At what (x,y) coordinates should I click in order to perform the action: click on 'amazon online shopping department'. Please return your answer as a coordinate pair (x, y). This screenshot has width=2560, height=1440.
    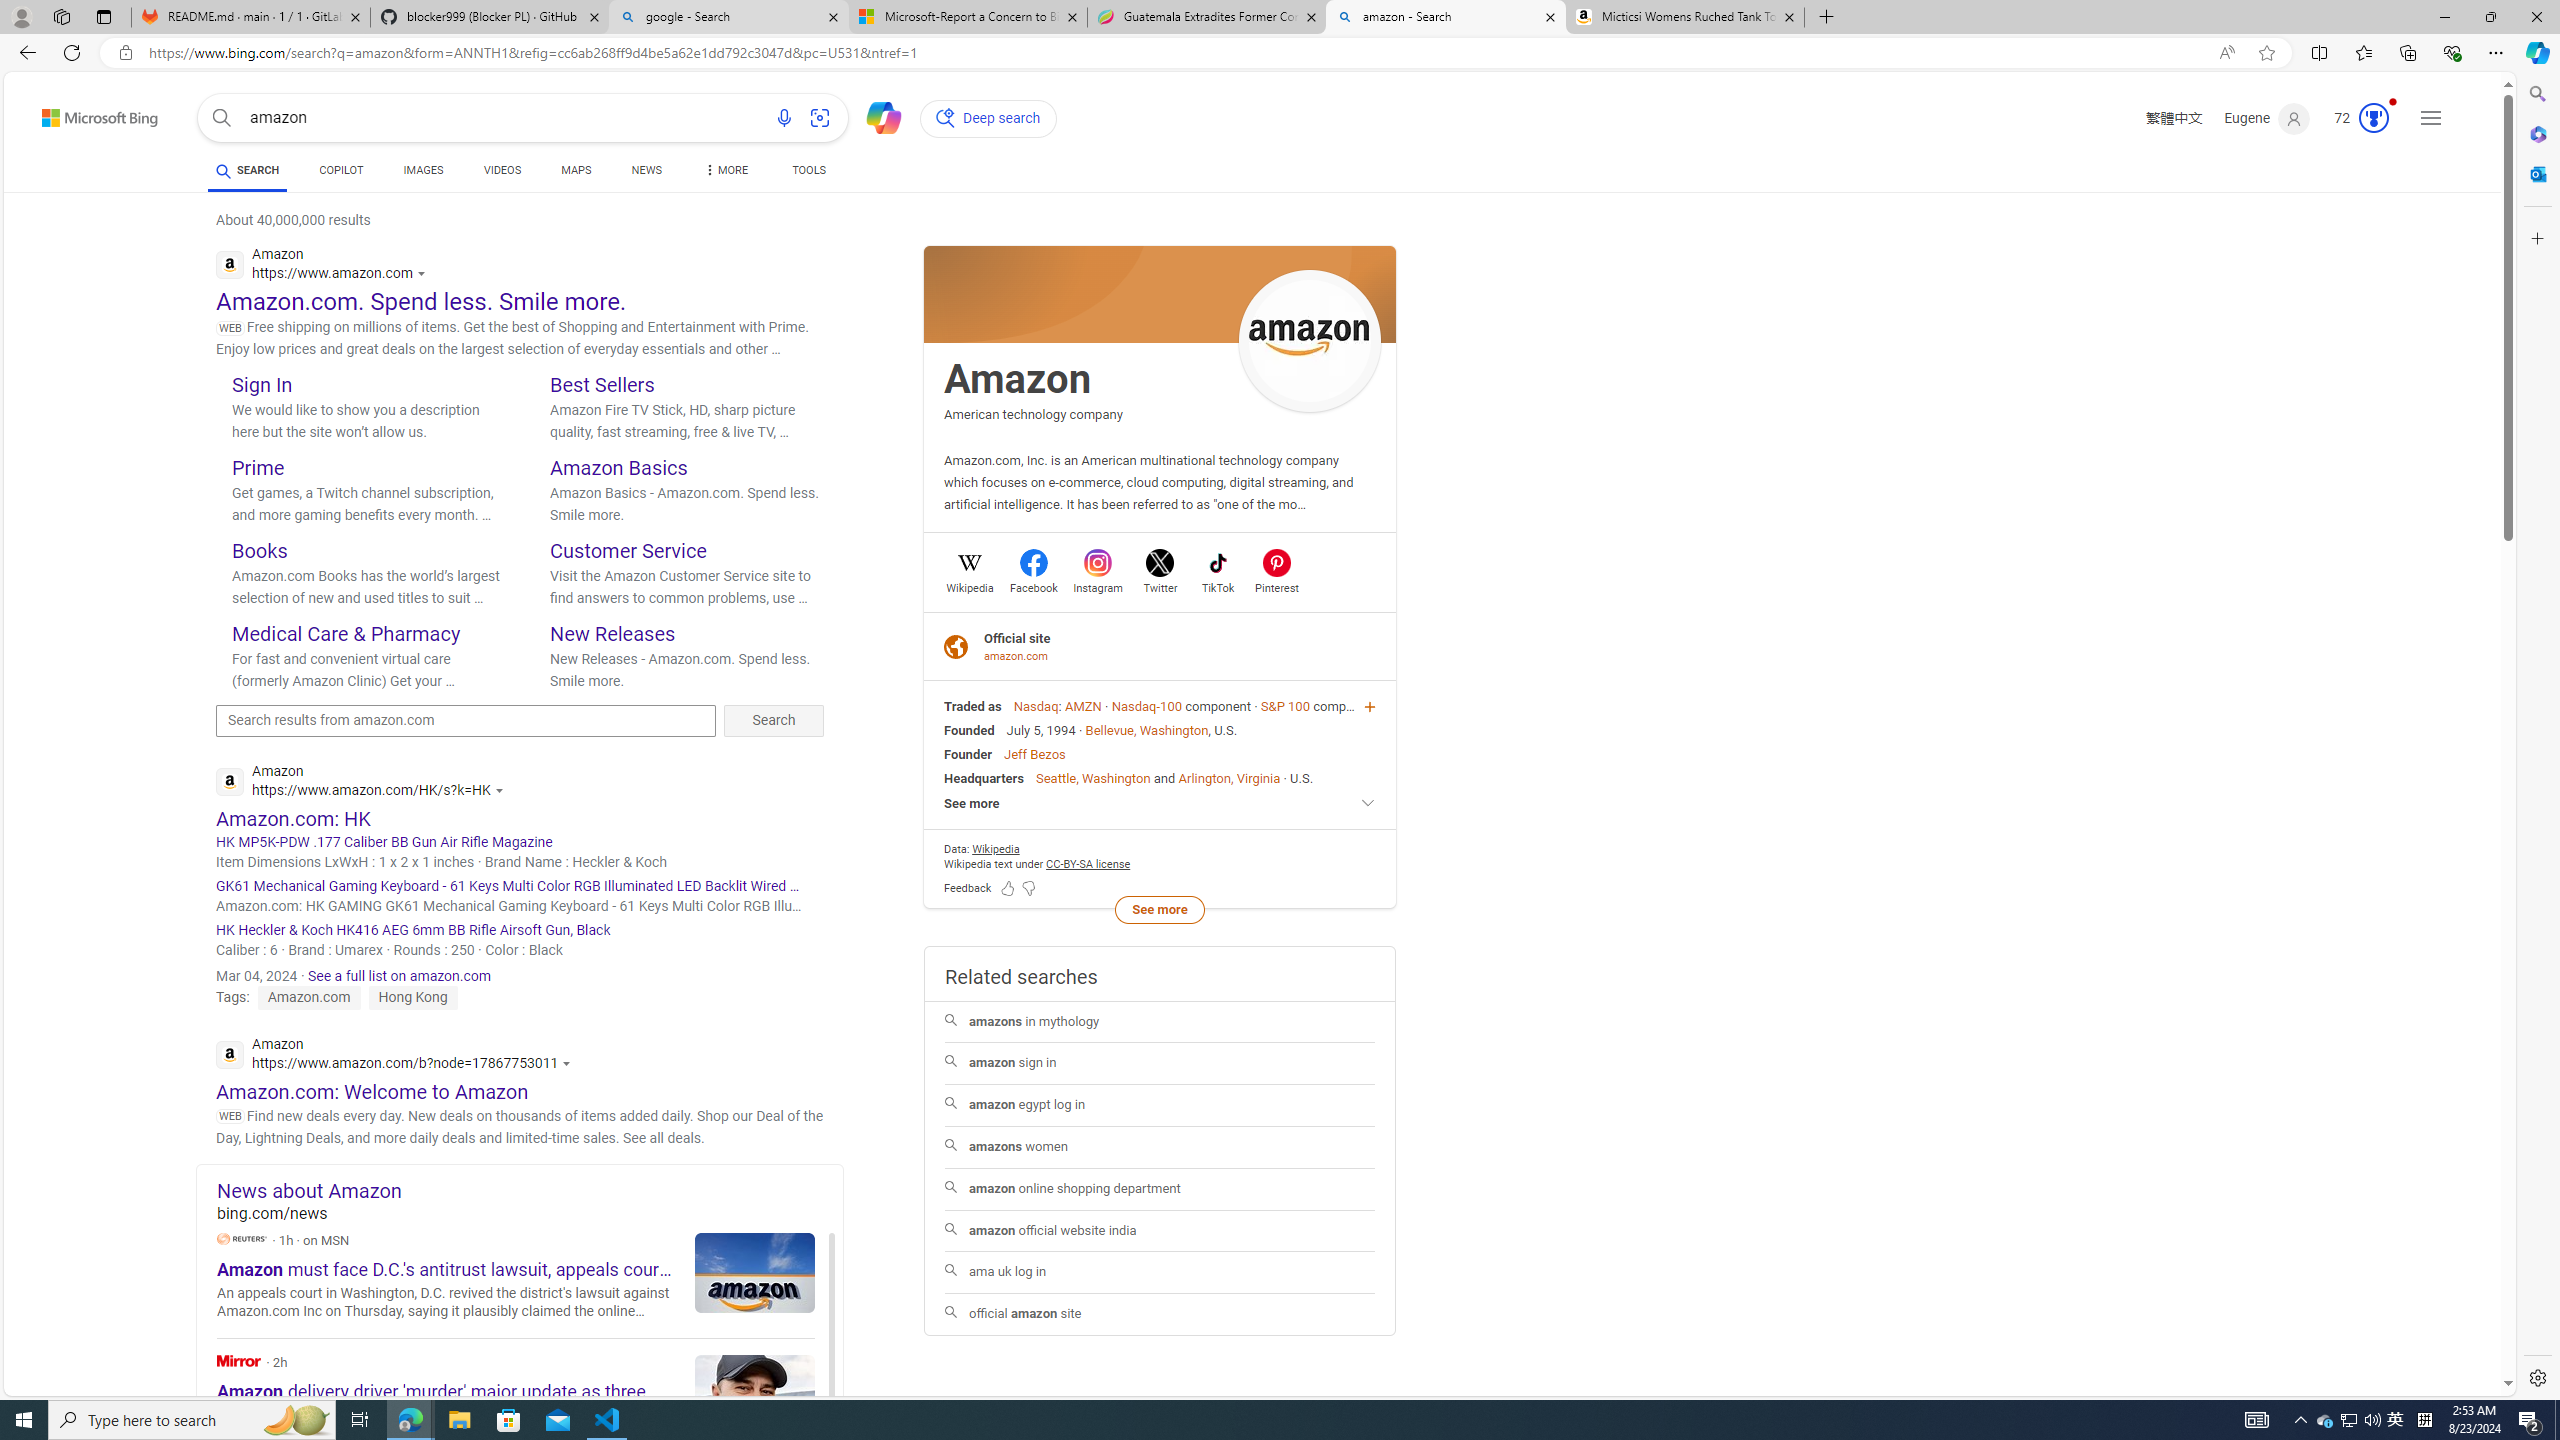
    Looking at the image, I should click on (1158, 1188).